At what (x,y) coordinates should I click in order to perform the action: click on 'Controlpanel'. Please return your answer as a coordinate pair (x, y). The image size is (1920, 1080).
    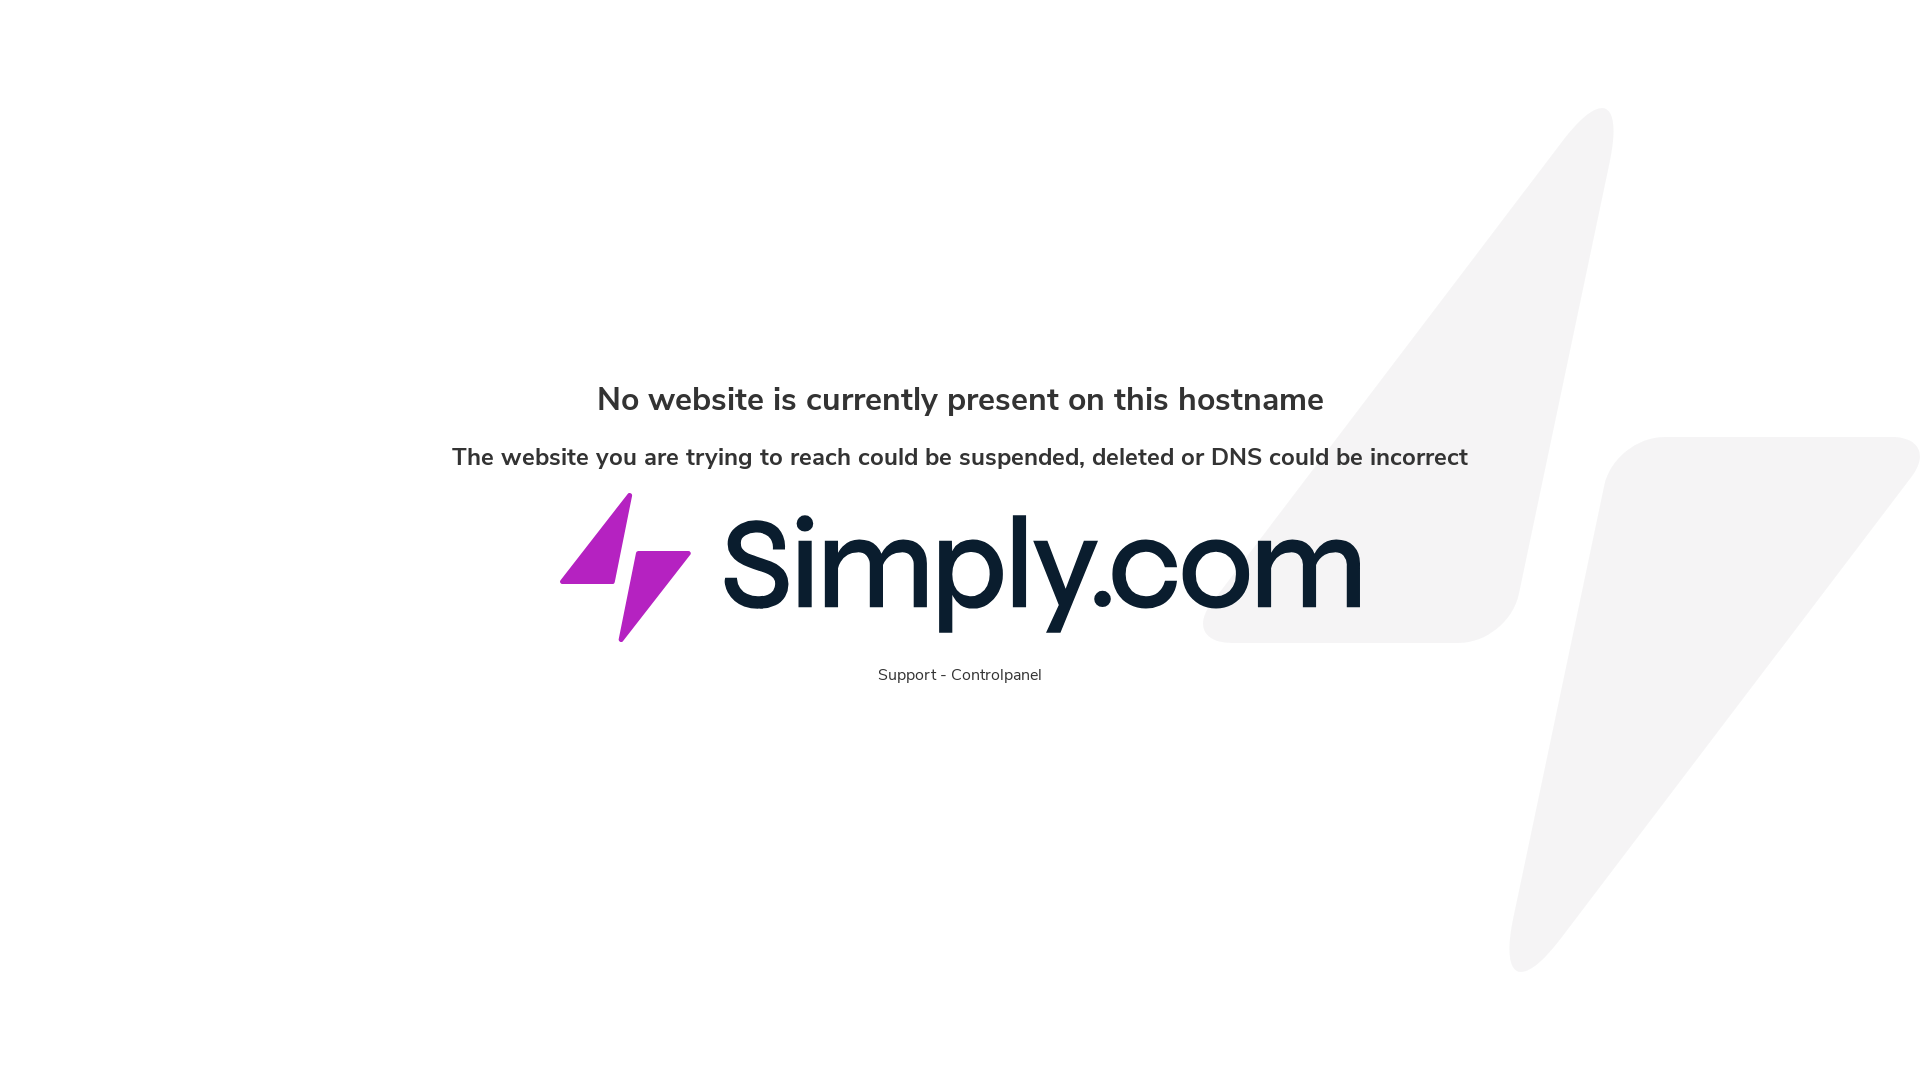
    Looking at the image, I should click on (996, 675).